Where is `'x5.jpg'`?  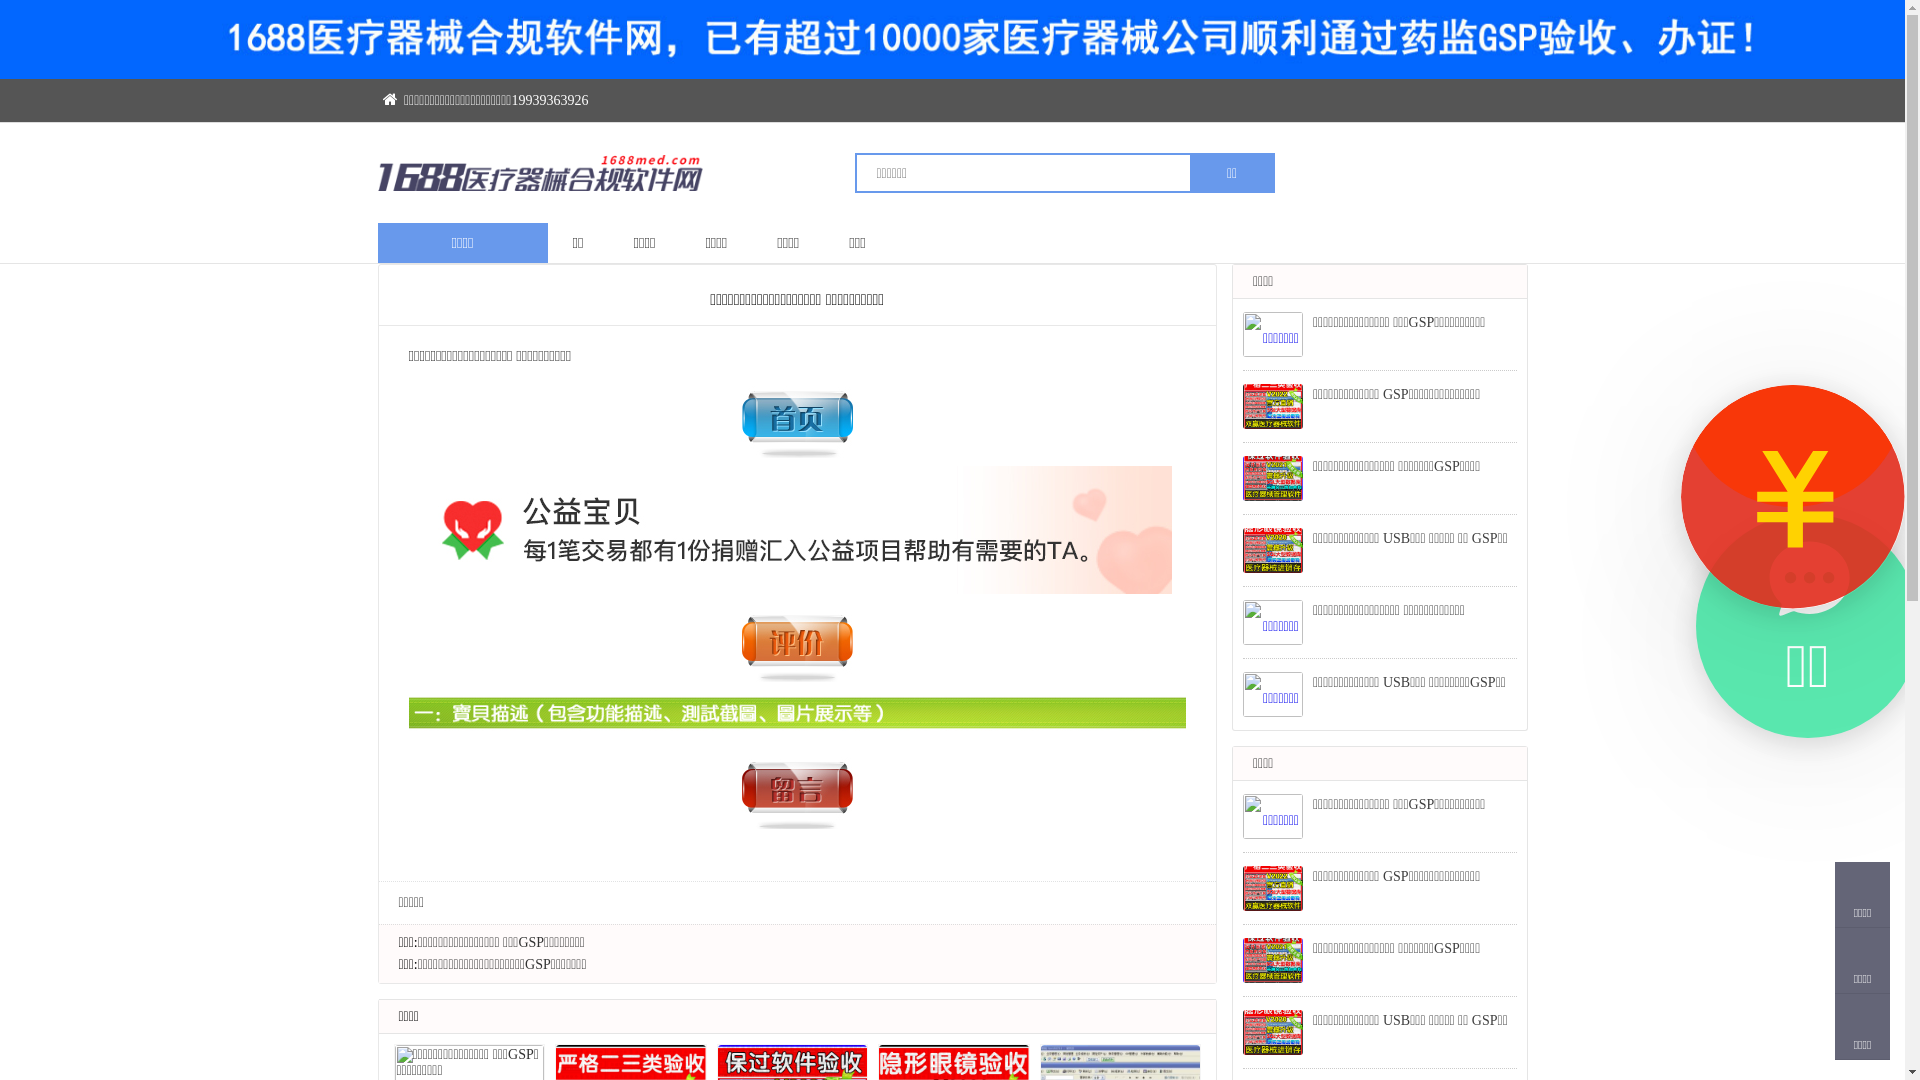
'x5.jpg' is located at coordinates (407, 714).